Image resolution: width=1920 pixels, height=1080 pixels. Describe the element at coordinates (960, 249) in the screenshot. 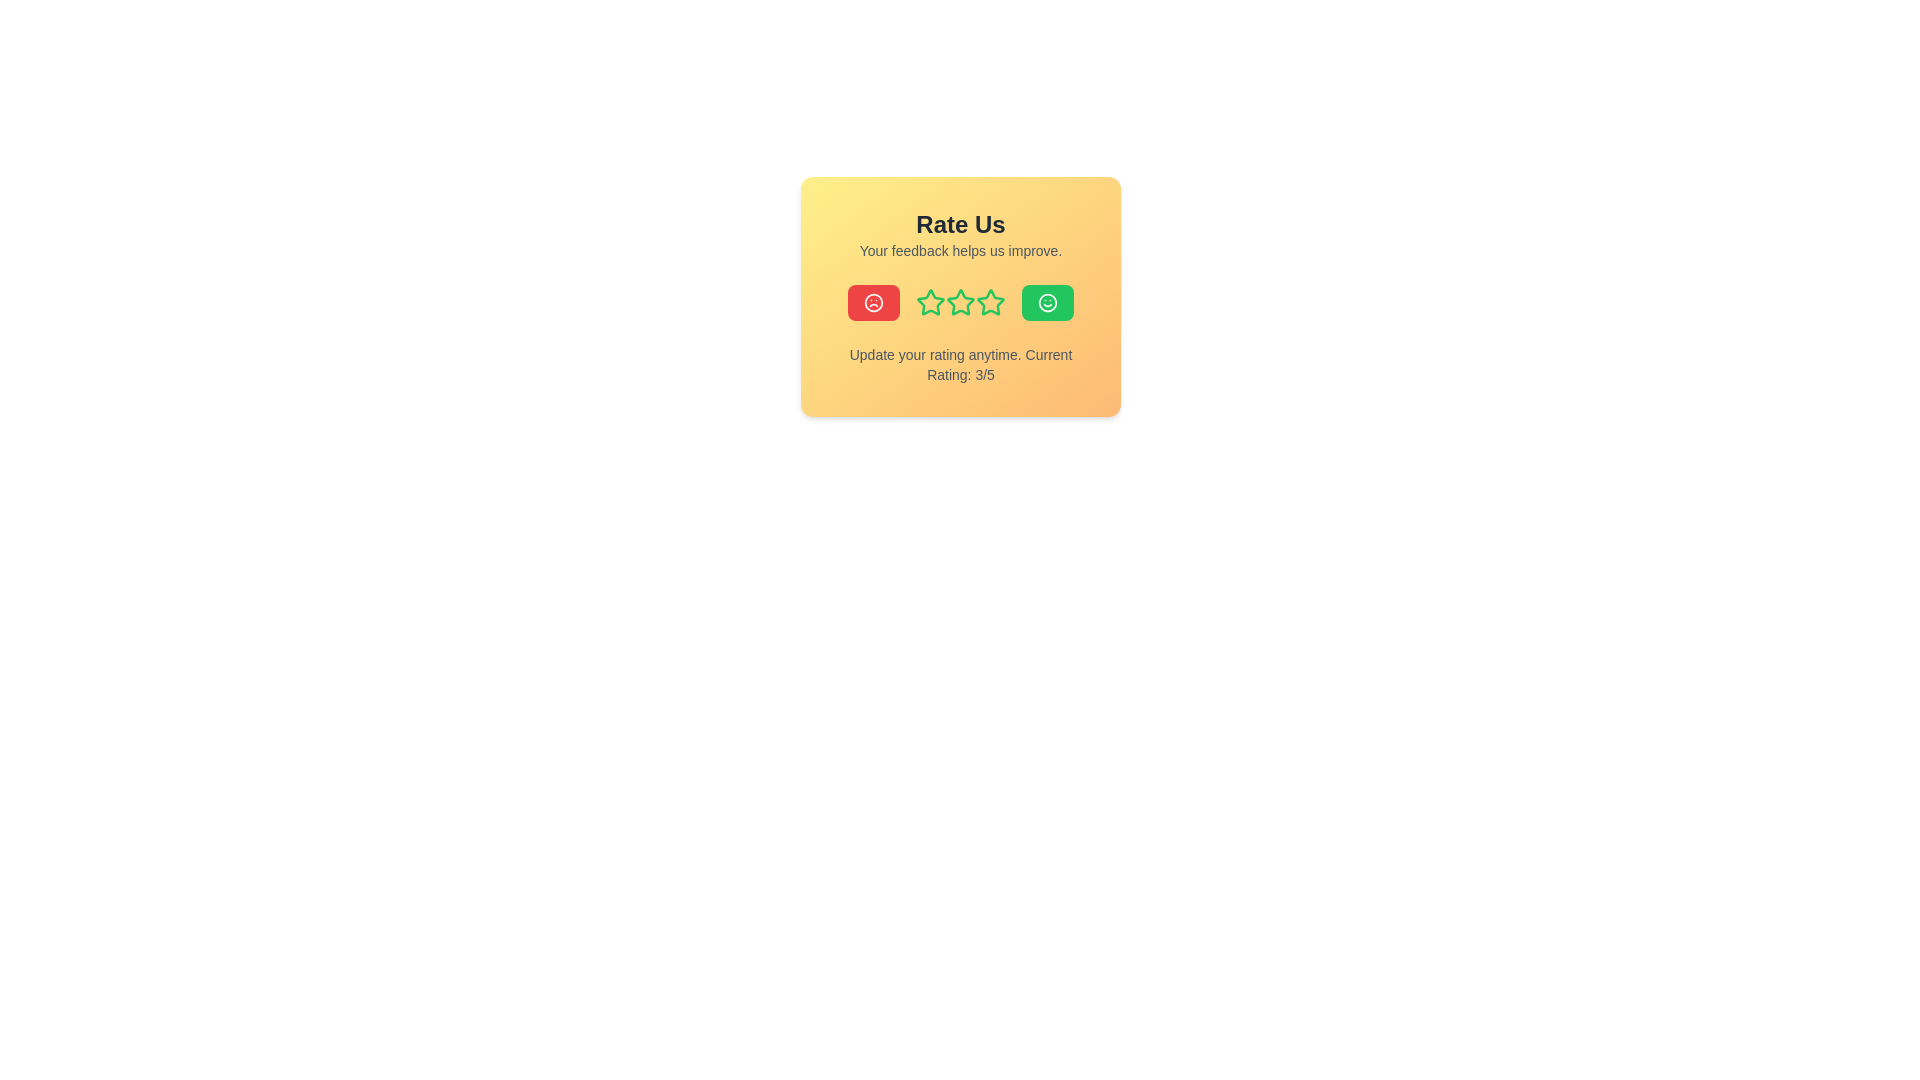

I see `the informational text located immediately below the 'Rate Us' heading to focus on it` at that location.